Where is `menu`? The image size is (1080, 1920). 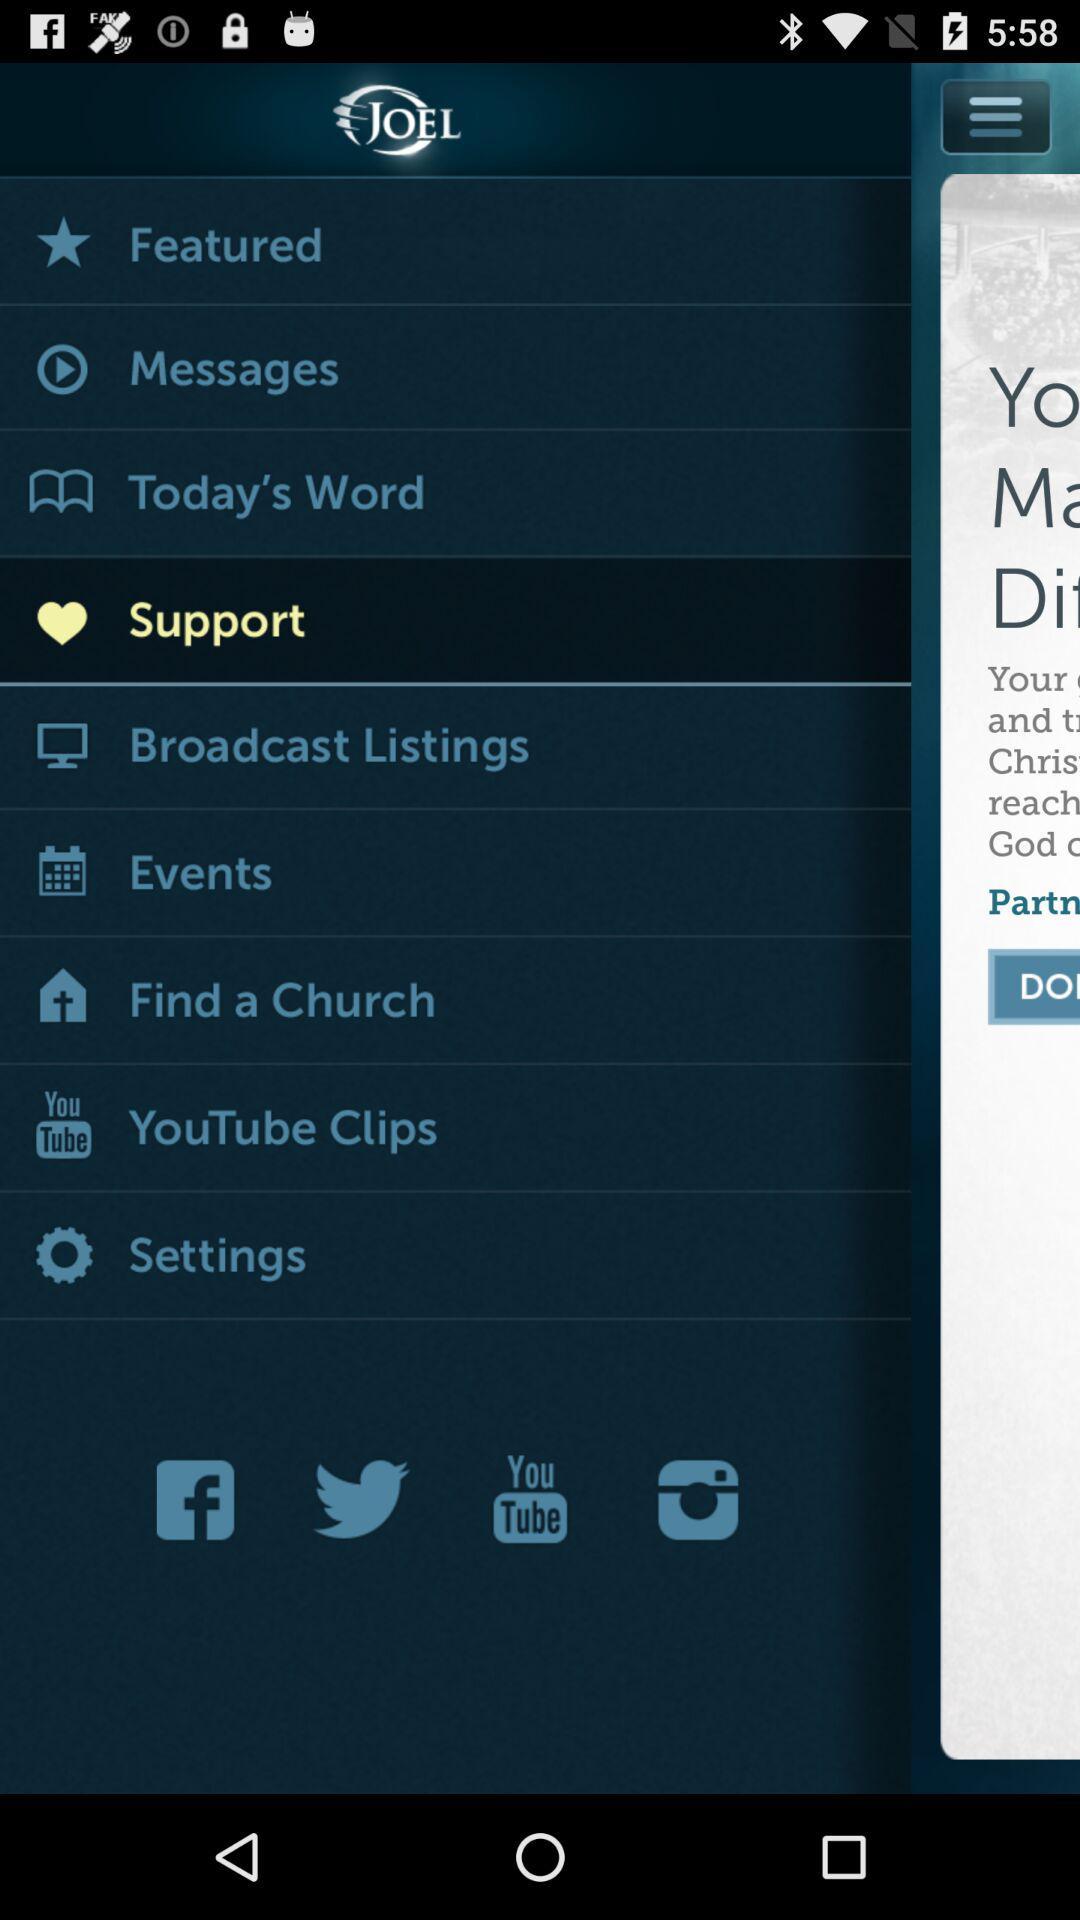 menu is located at coordinates (997, 115).